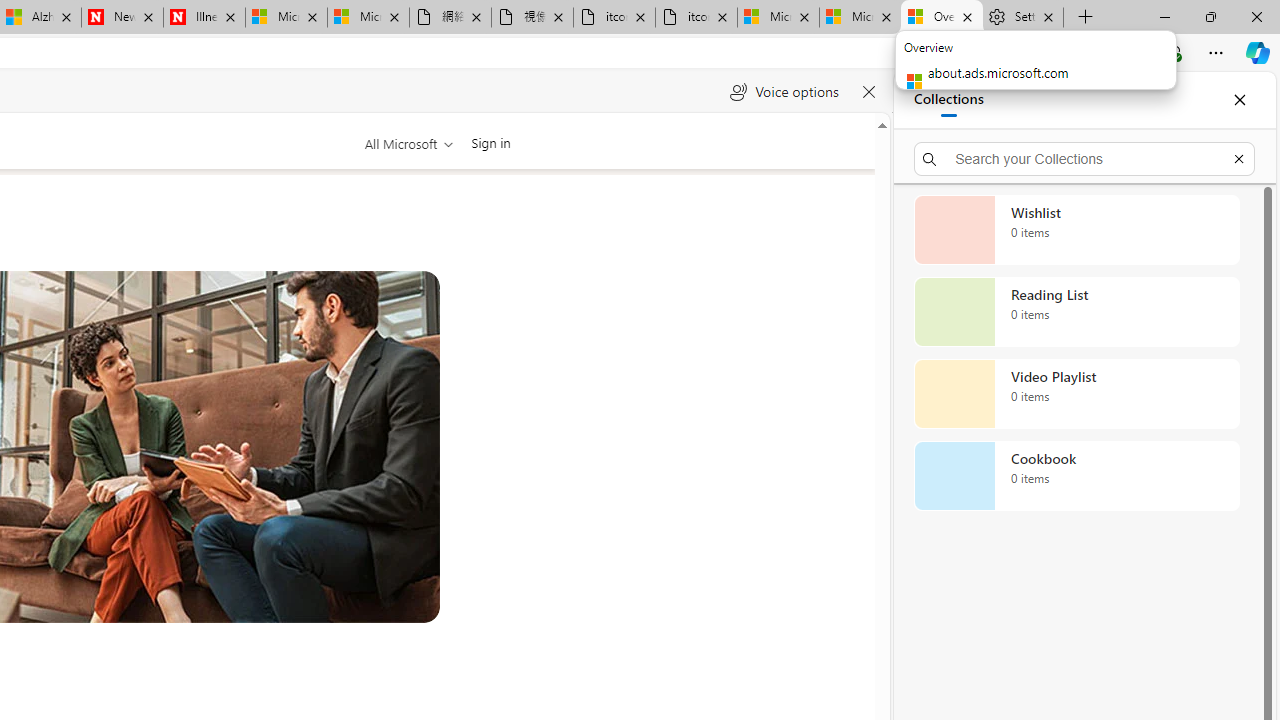  I want to click on 'Close read aloud', so click(868, 92).